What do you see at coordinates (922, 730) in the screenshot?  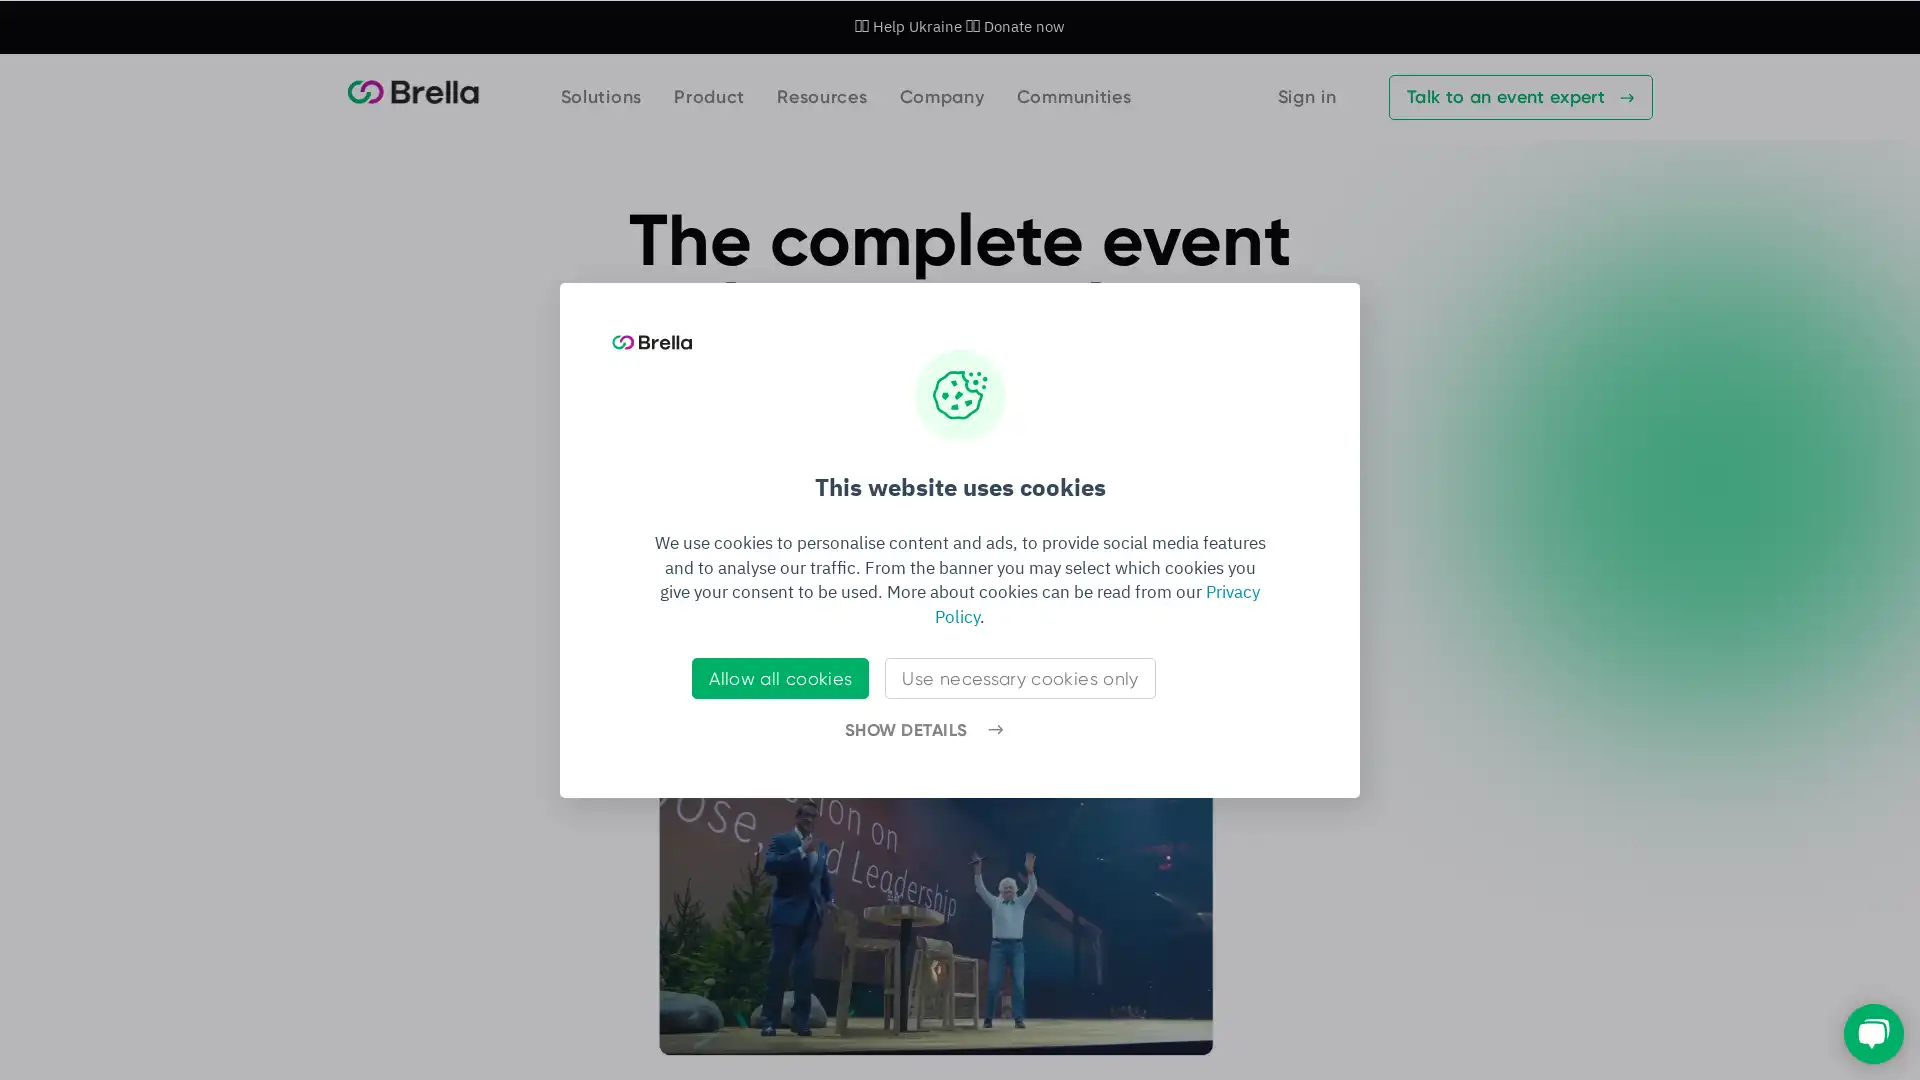 I see `SHOW DETAILS` at bounding box center [922, 730].